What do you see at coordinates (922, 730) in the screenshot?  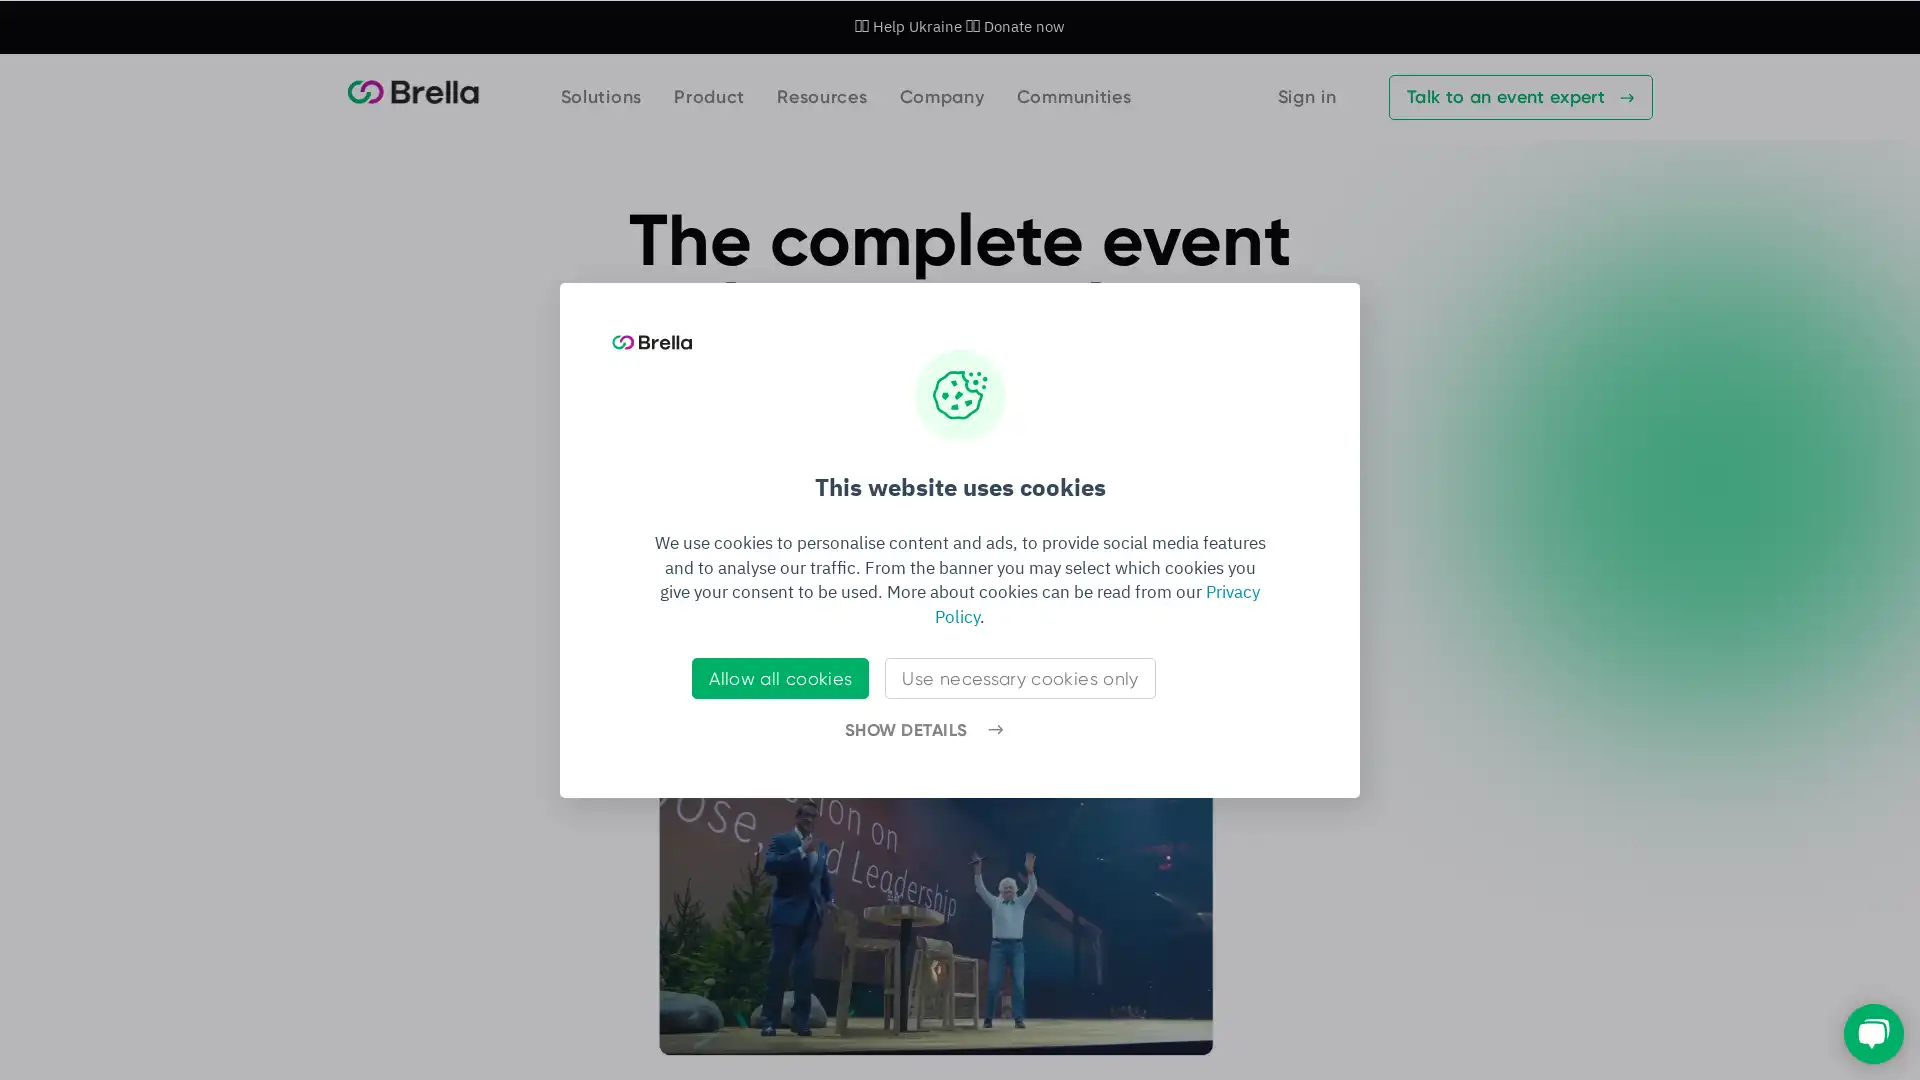 I see `SHOW DETAILS` at bounding box center [922, 730].